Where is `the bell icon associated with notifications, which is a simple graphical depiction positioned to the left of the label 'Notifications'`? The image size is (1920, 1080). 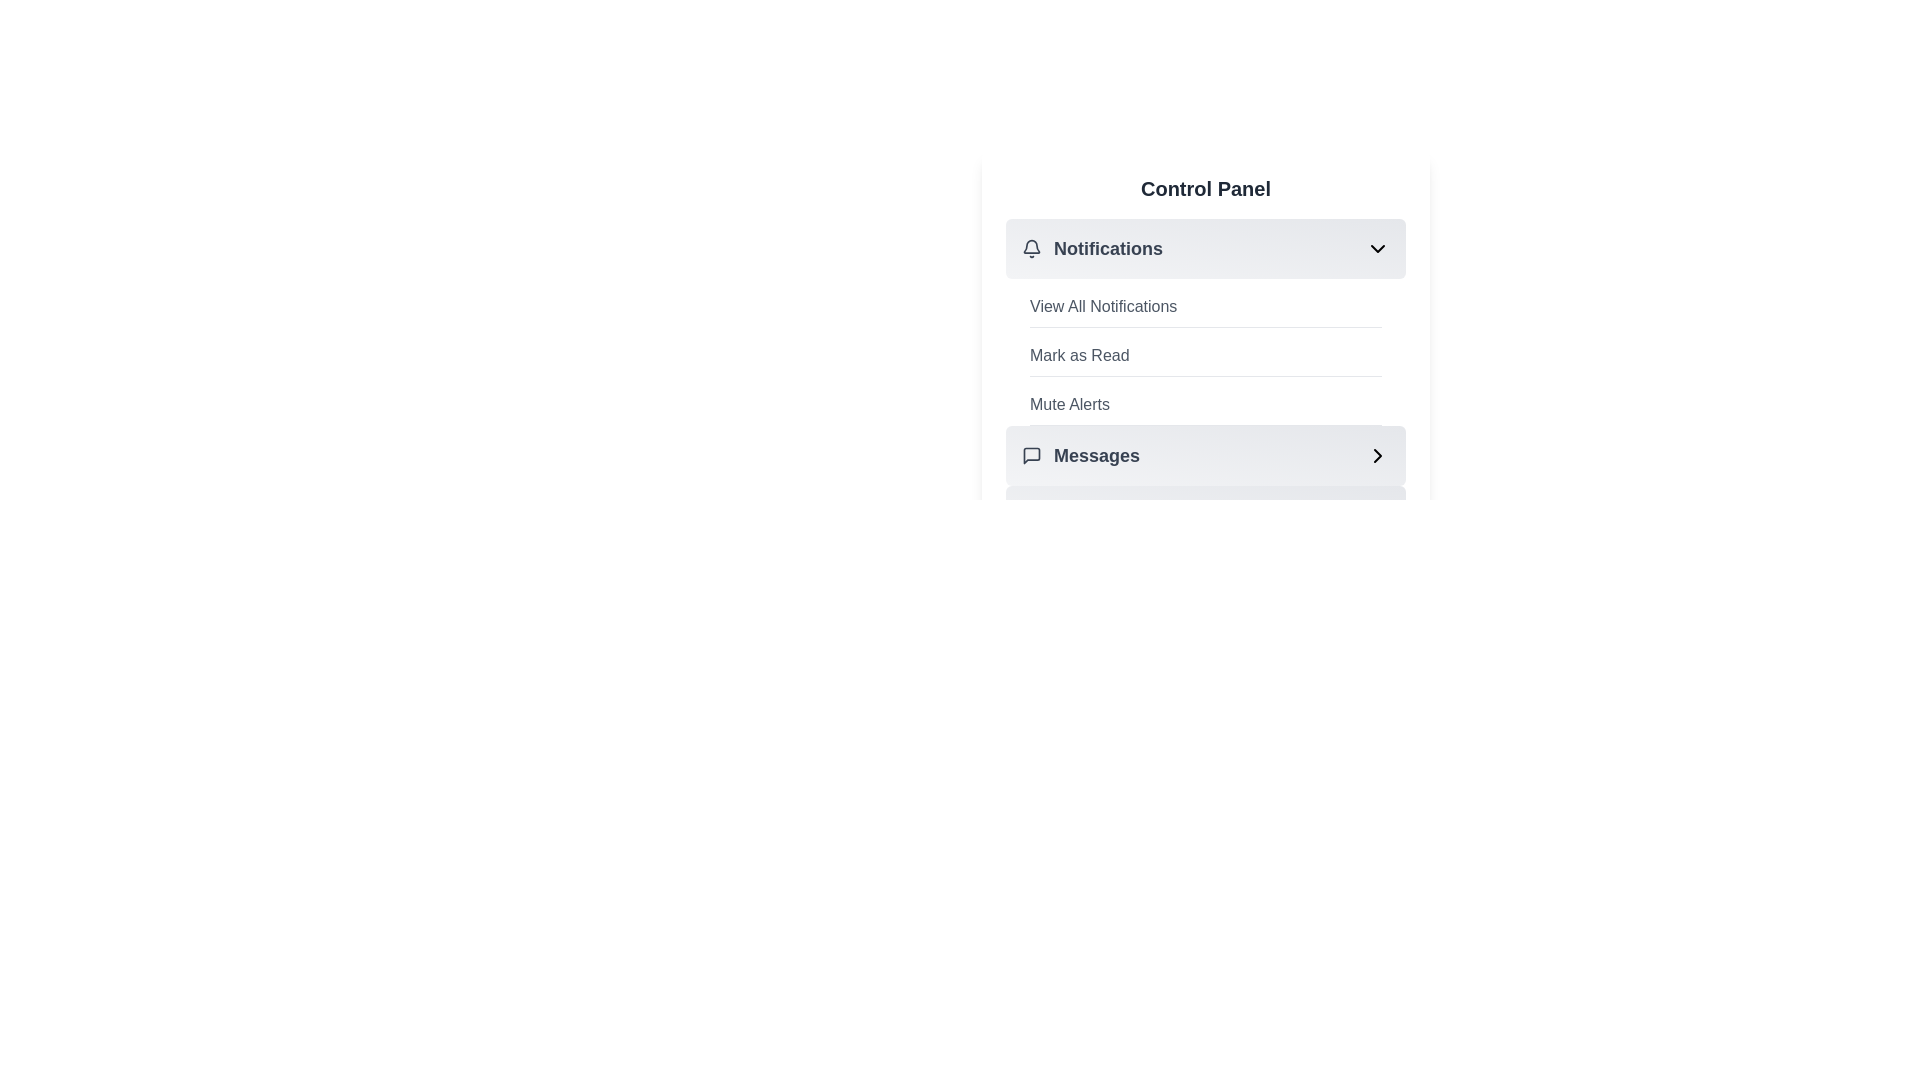 the bell icon associated with notifications, which is a simple graphical depiction positioned to the left of the label 'Notifications' is located at coordinates (1032, 245).